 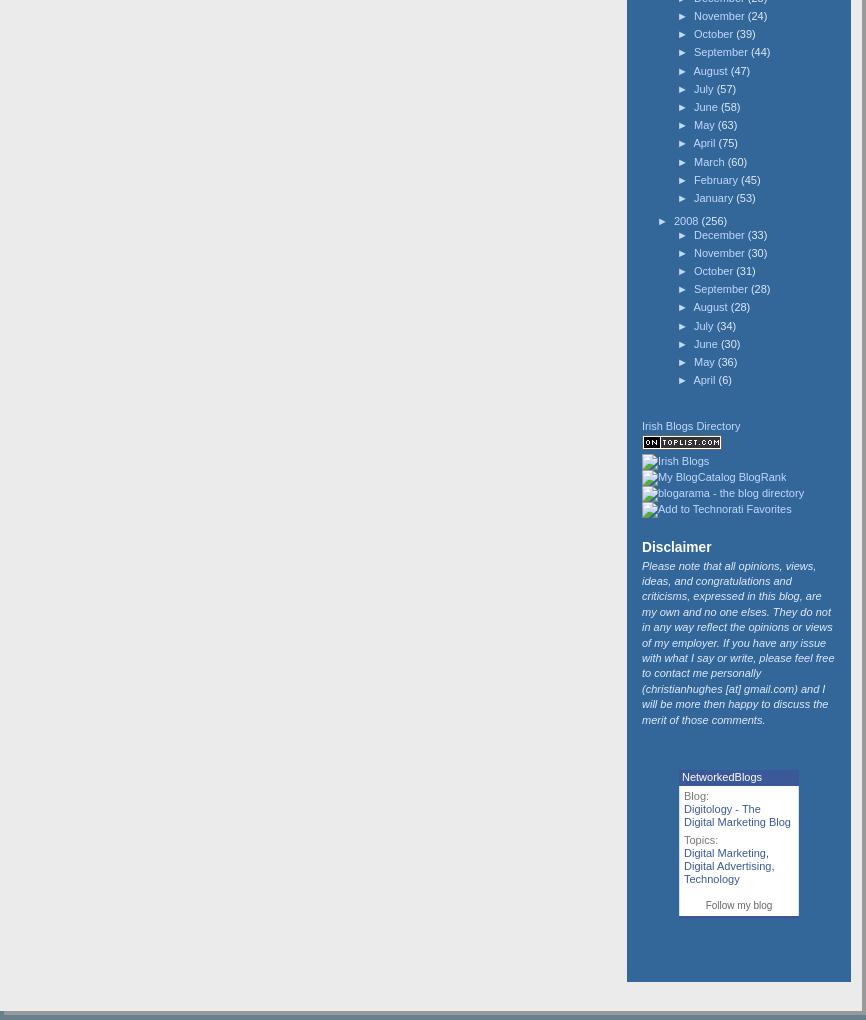 I want to click on 'Digital Advertising', so click(x=682, y=864).